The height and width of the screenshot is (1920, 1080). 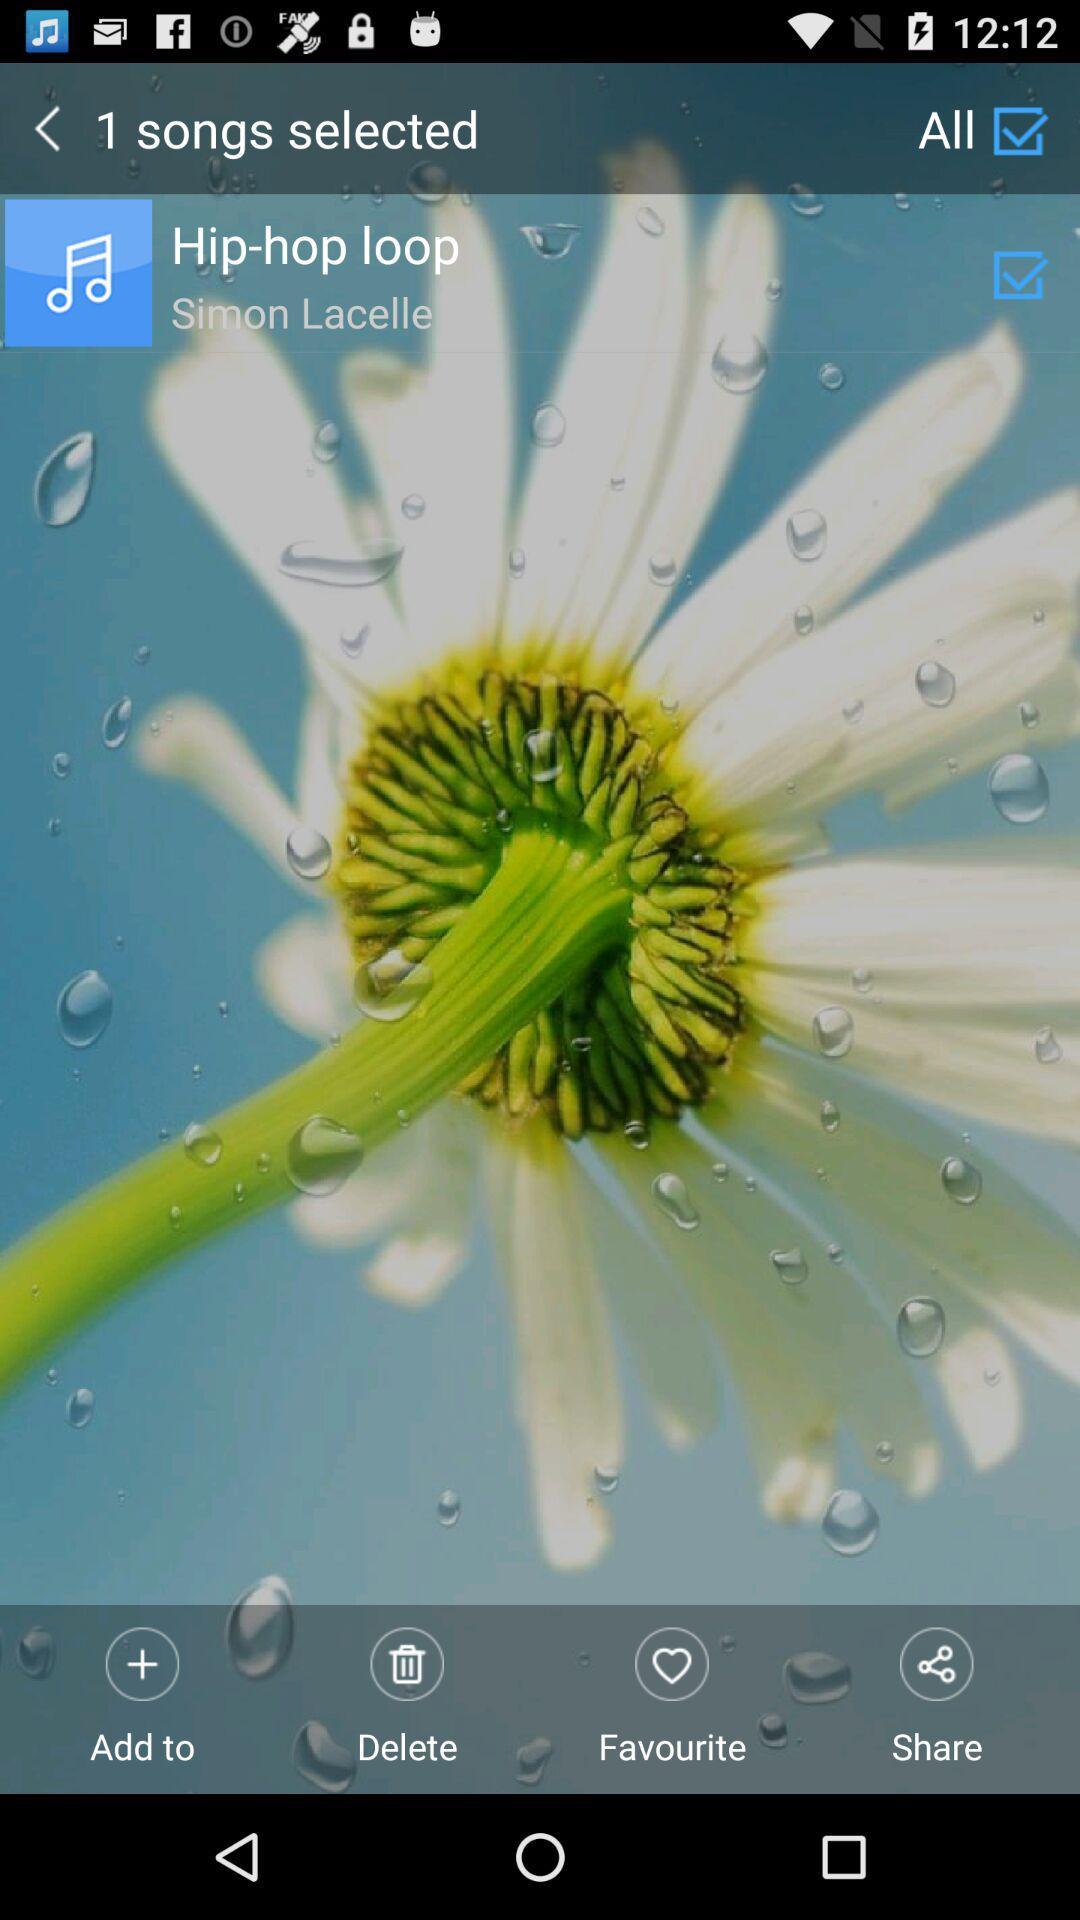 What do you see at coordinates (672, 1698) in the screenshot?
I see `app to the left of share app` at bounding box center [672, 1698].